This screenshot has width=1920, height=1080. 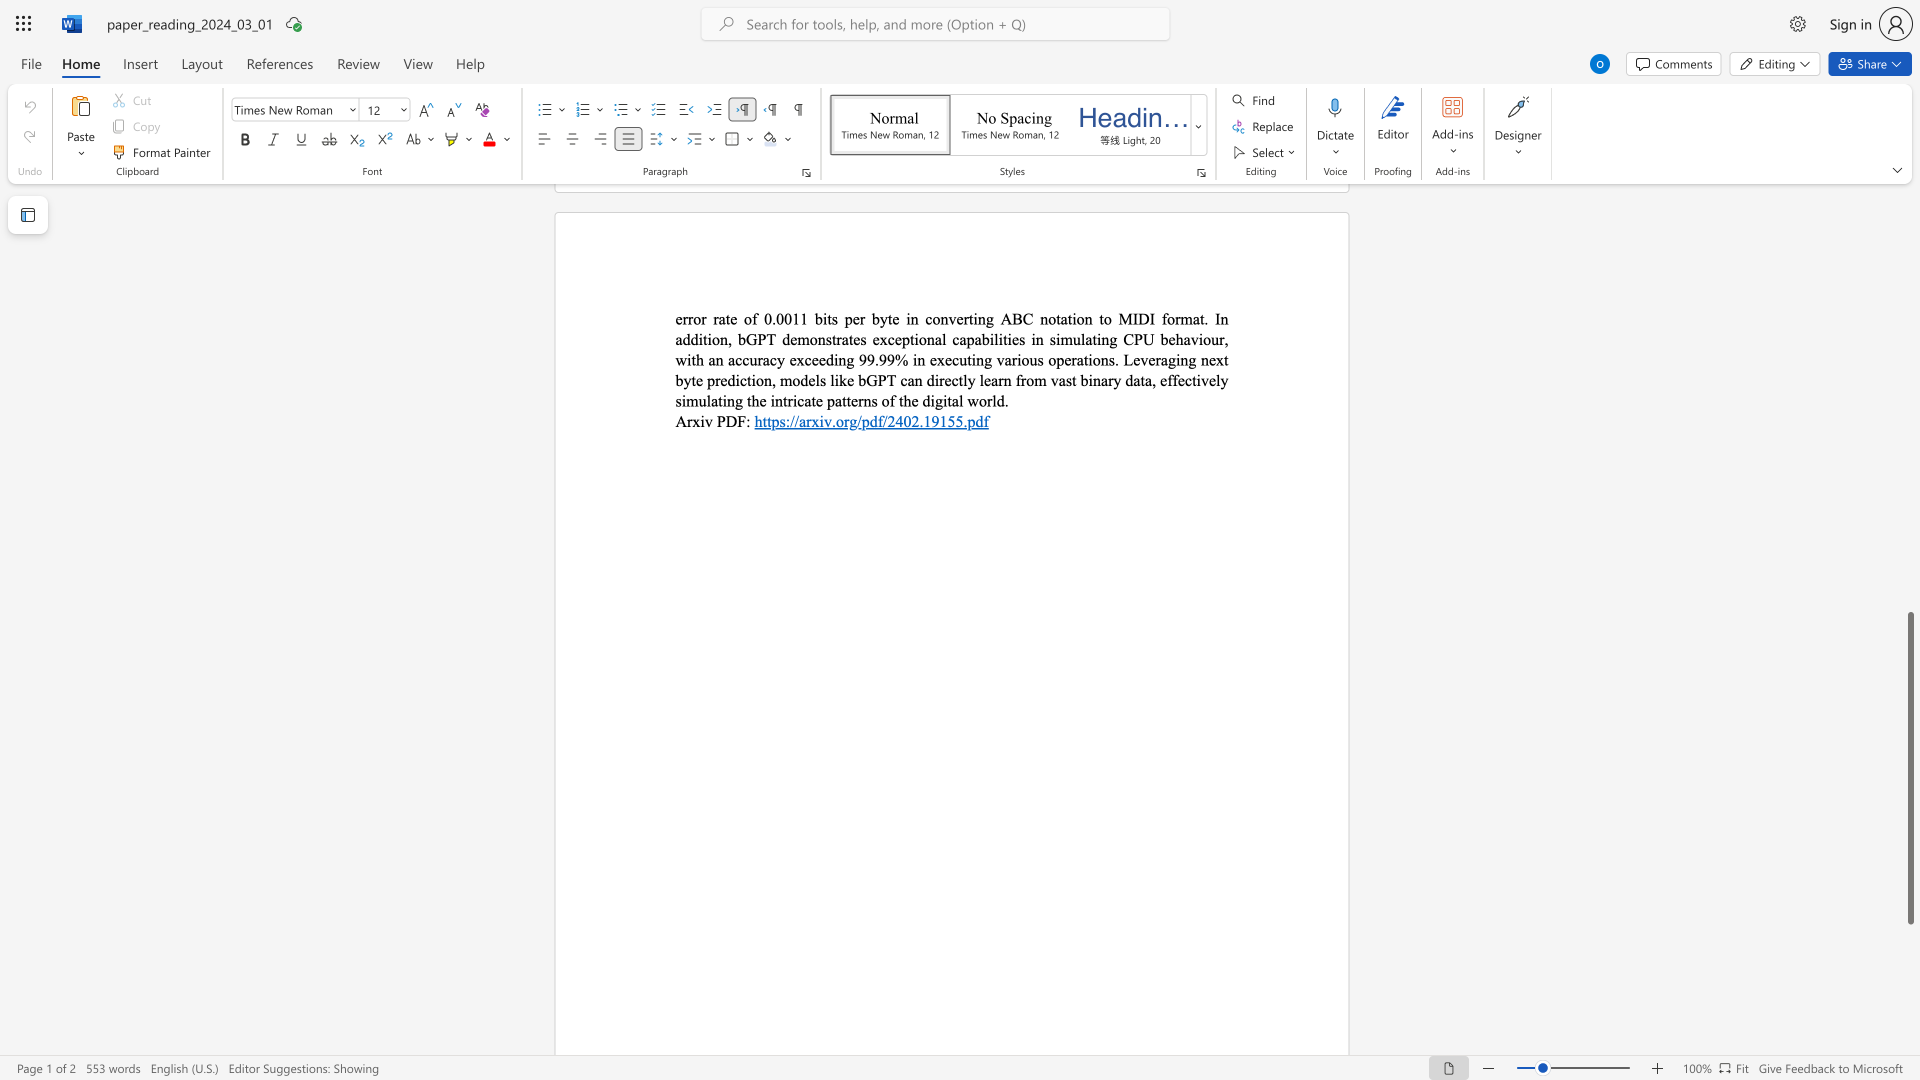 I want to click on the scrollbar on the right to move the page upward, so click(x=1909, y=528).